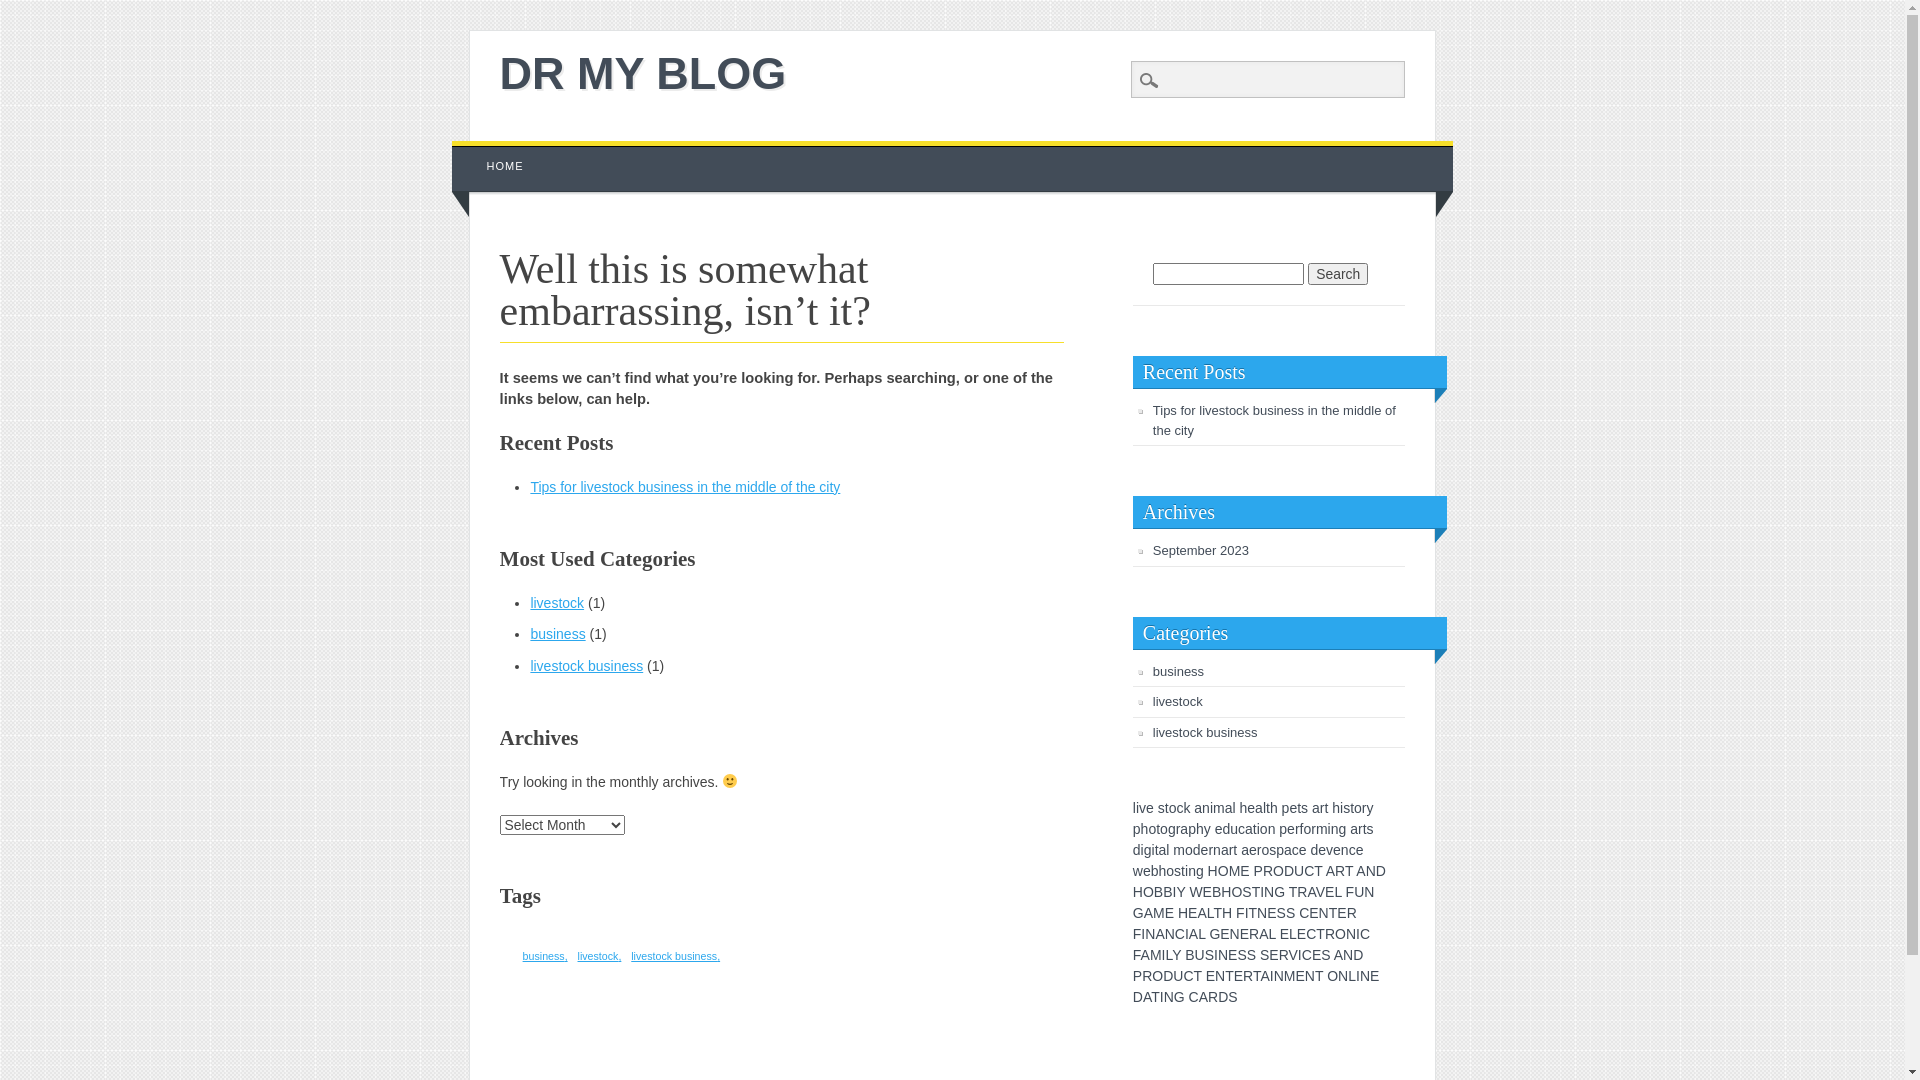 Image resolution: width=1920 pixels, height=1080 pixels. I want to click on 'n', so click(1344, 849).